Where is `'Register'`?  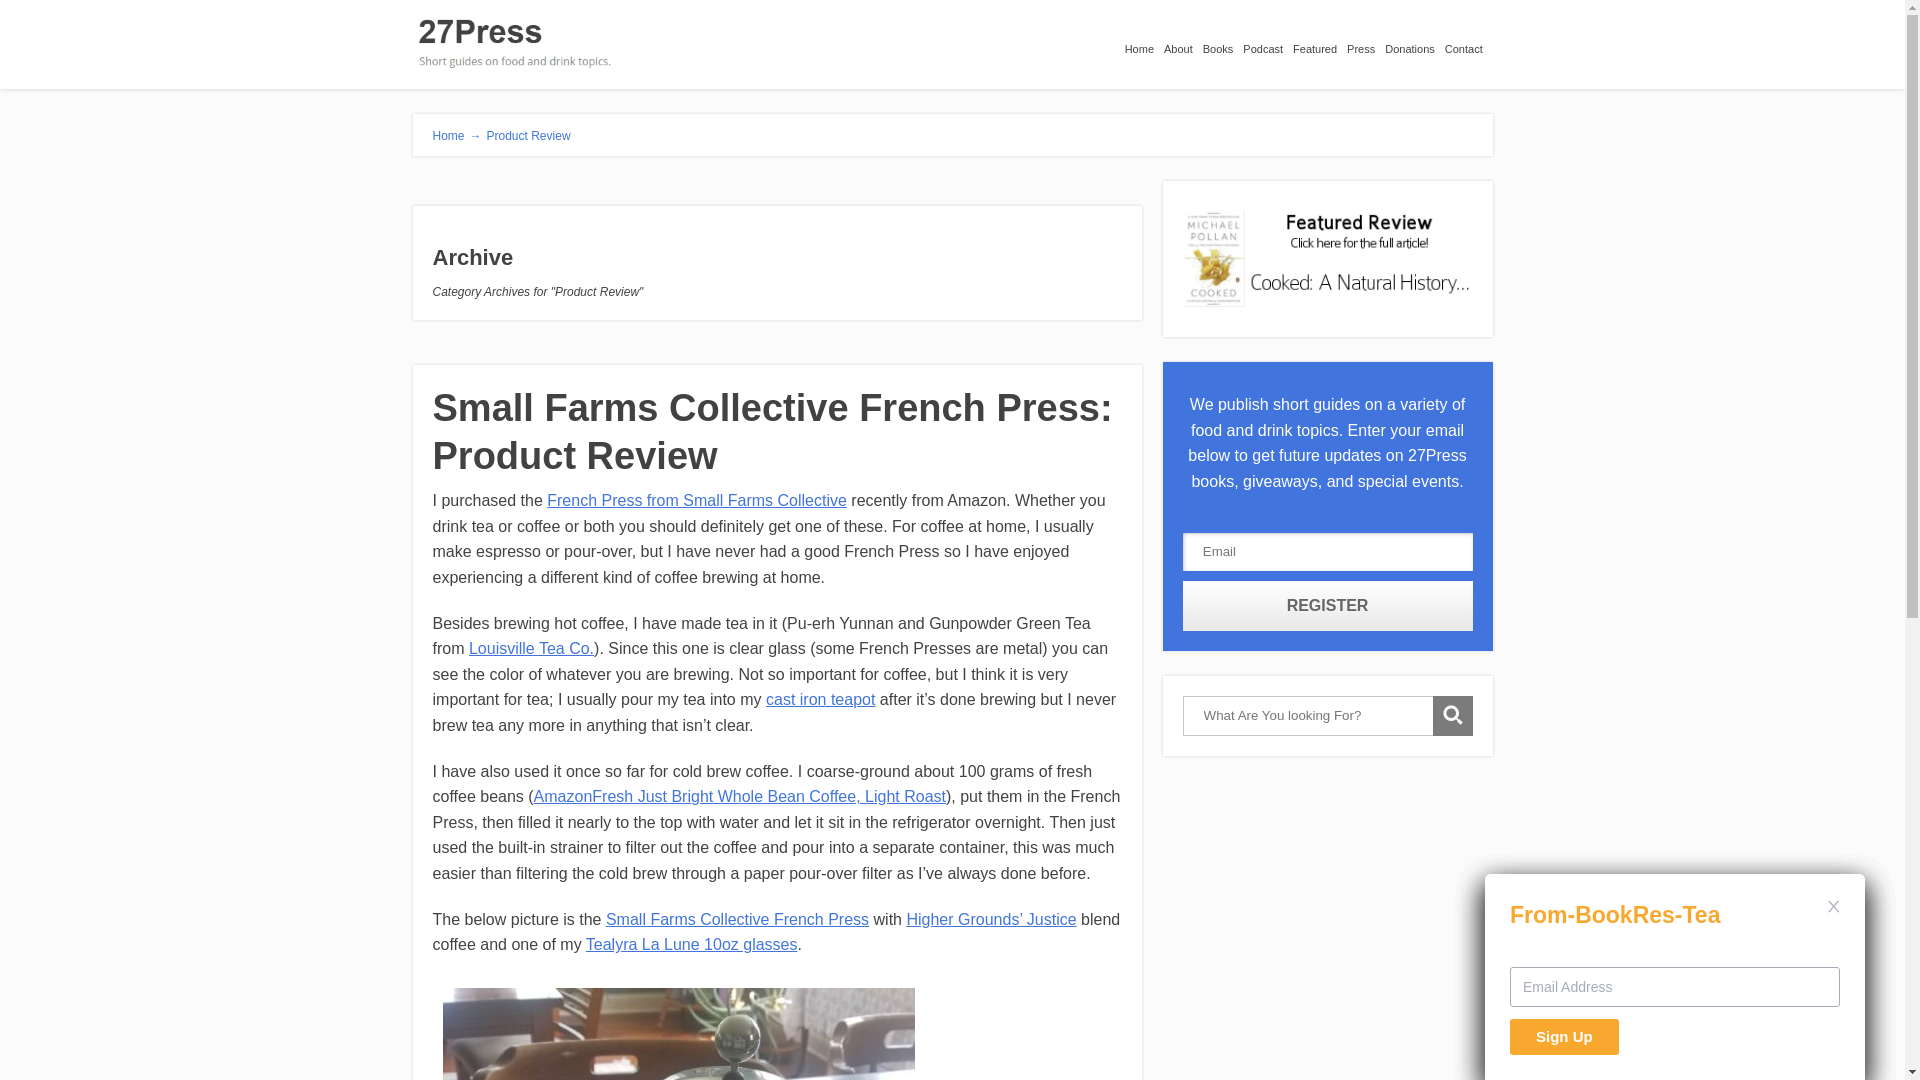
'Register' is located at coordinates (1328, 604).